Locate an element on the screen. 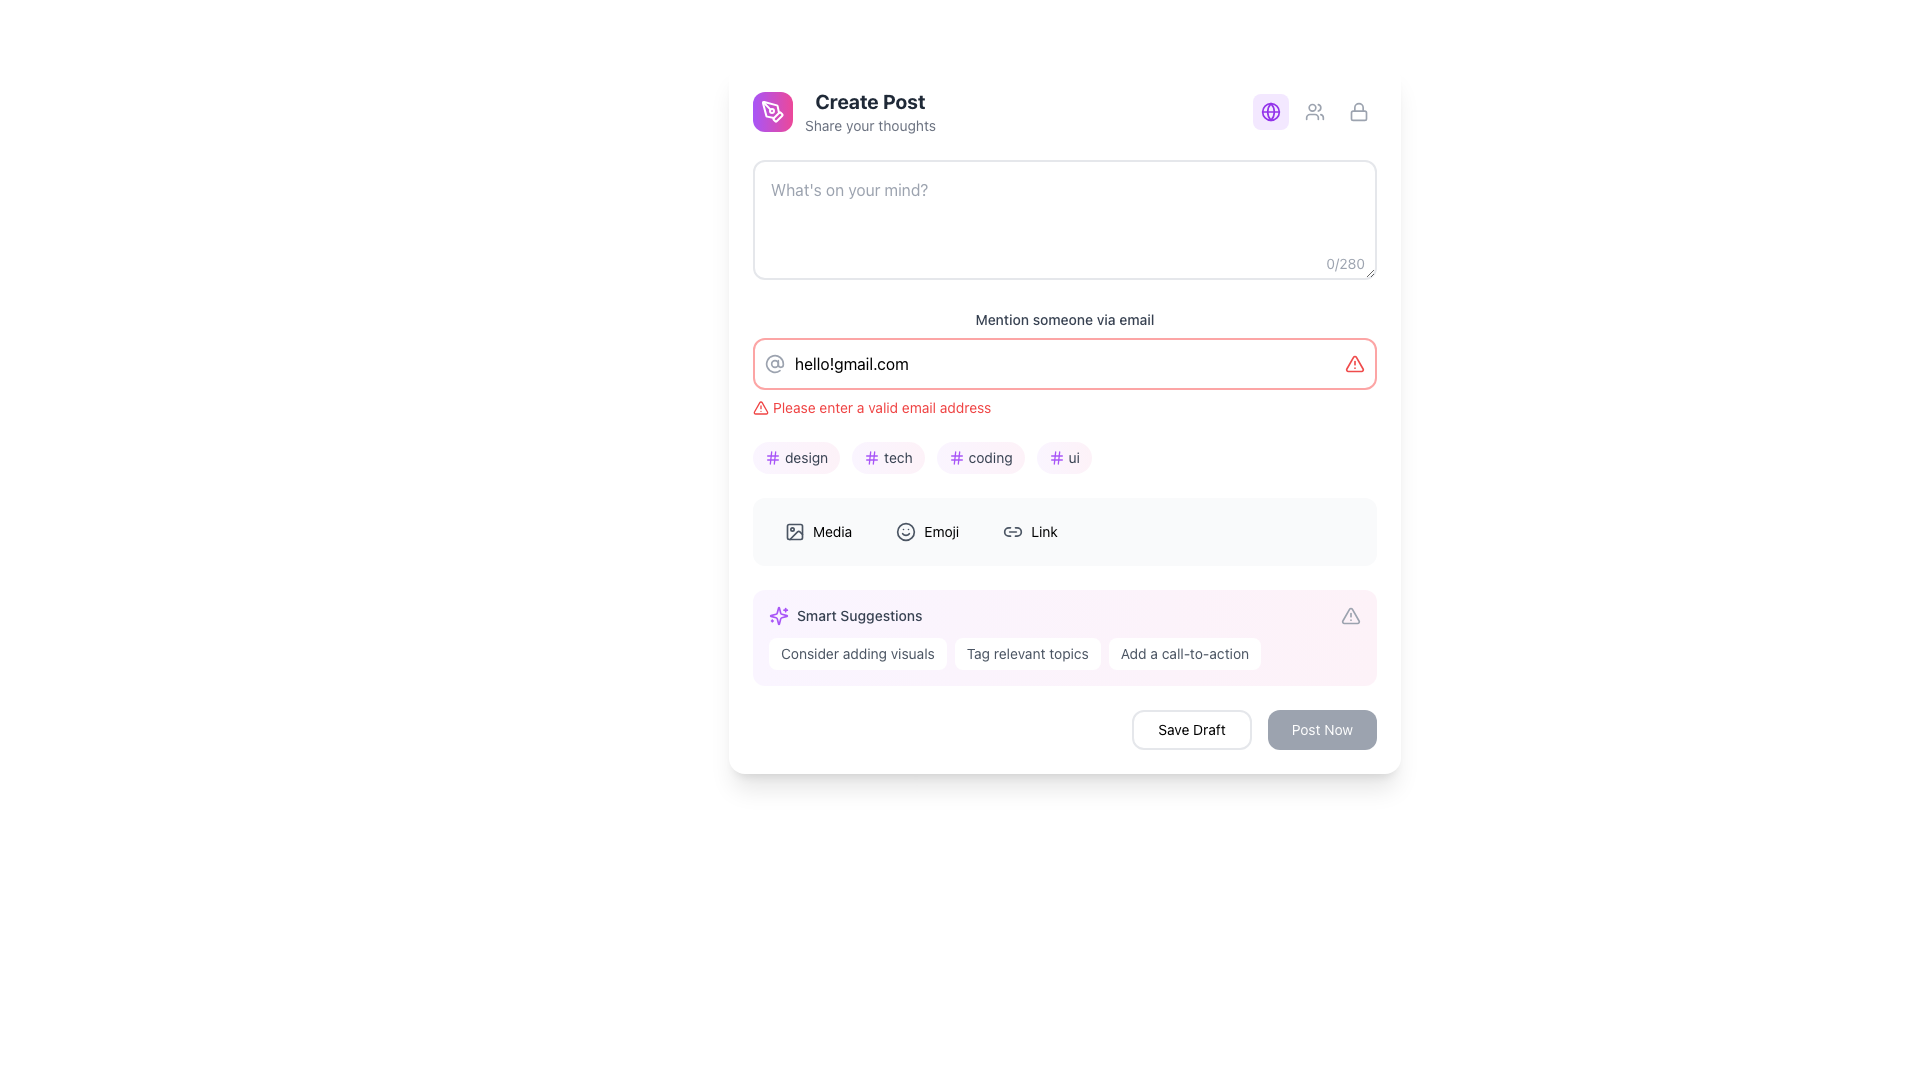 This screenshot has width=1920, height=1080. the lock icon button located at the top-right corner of the interface is located at coordinates (1358, 111).